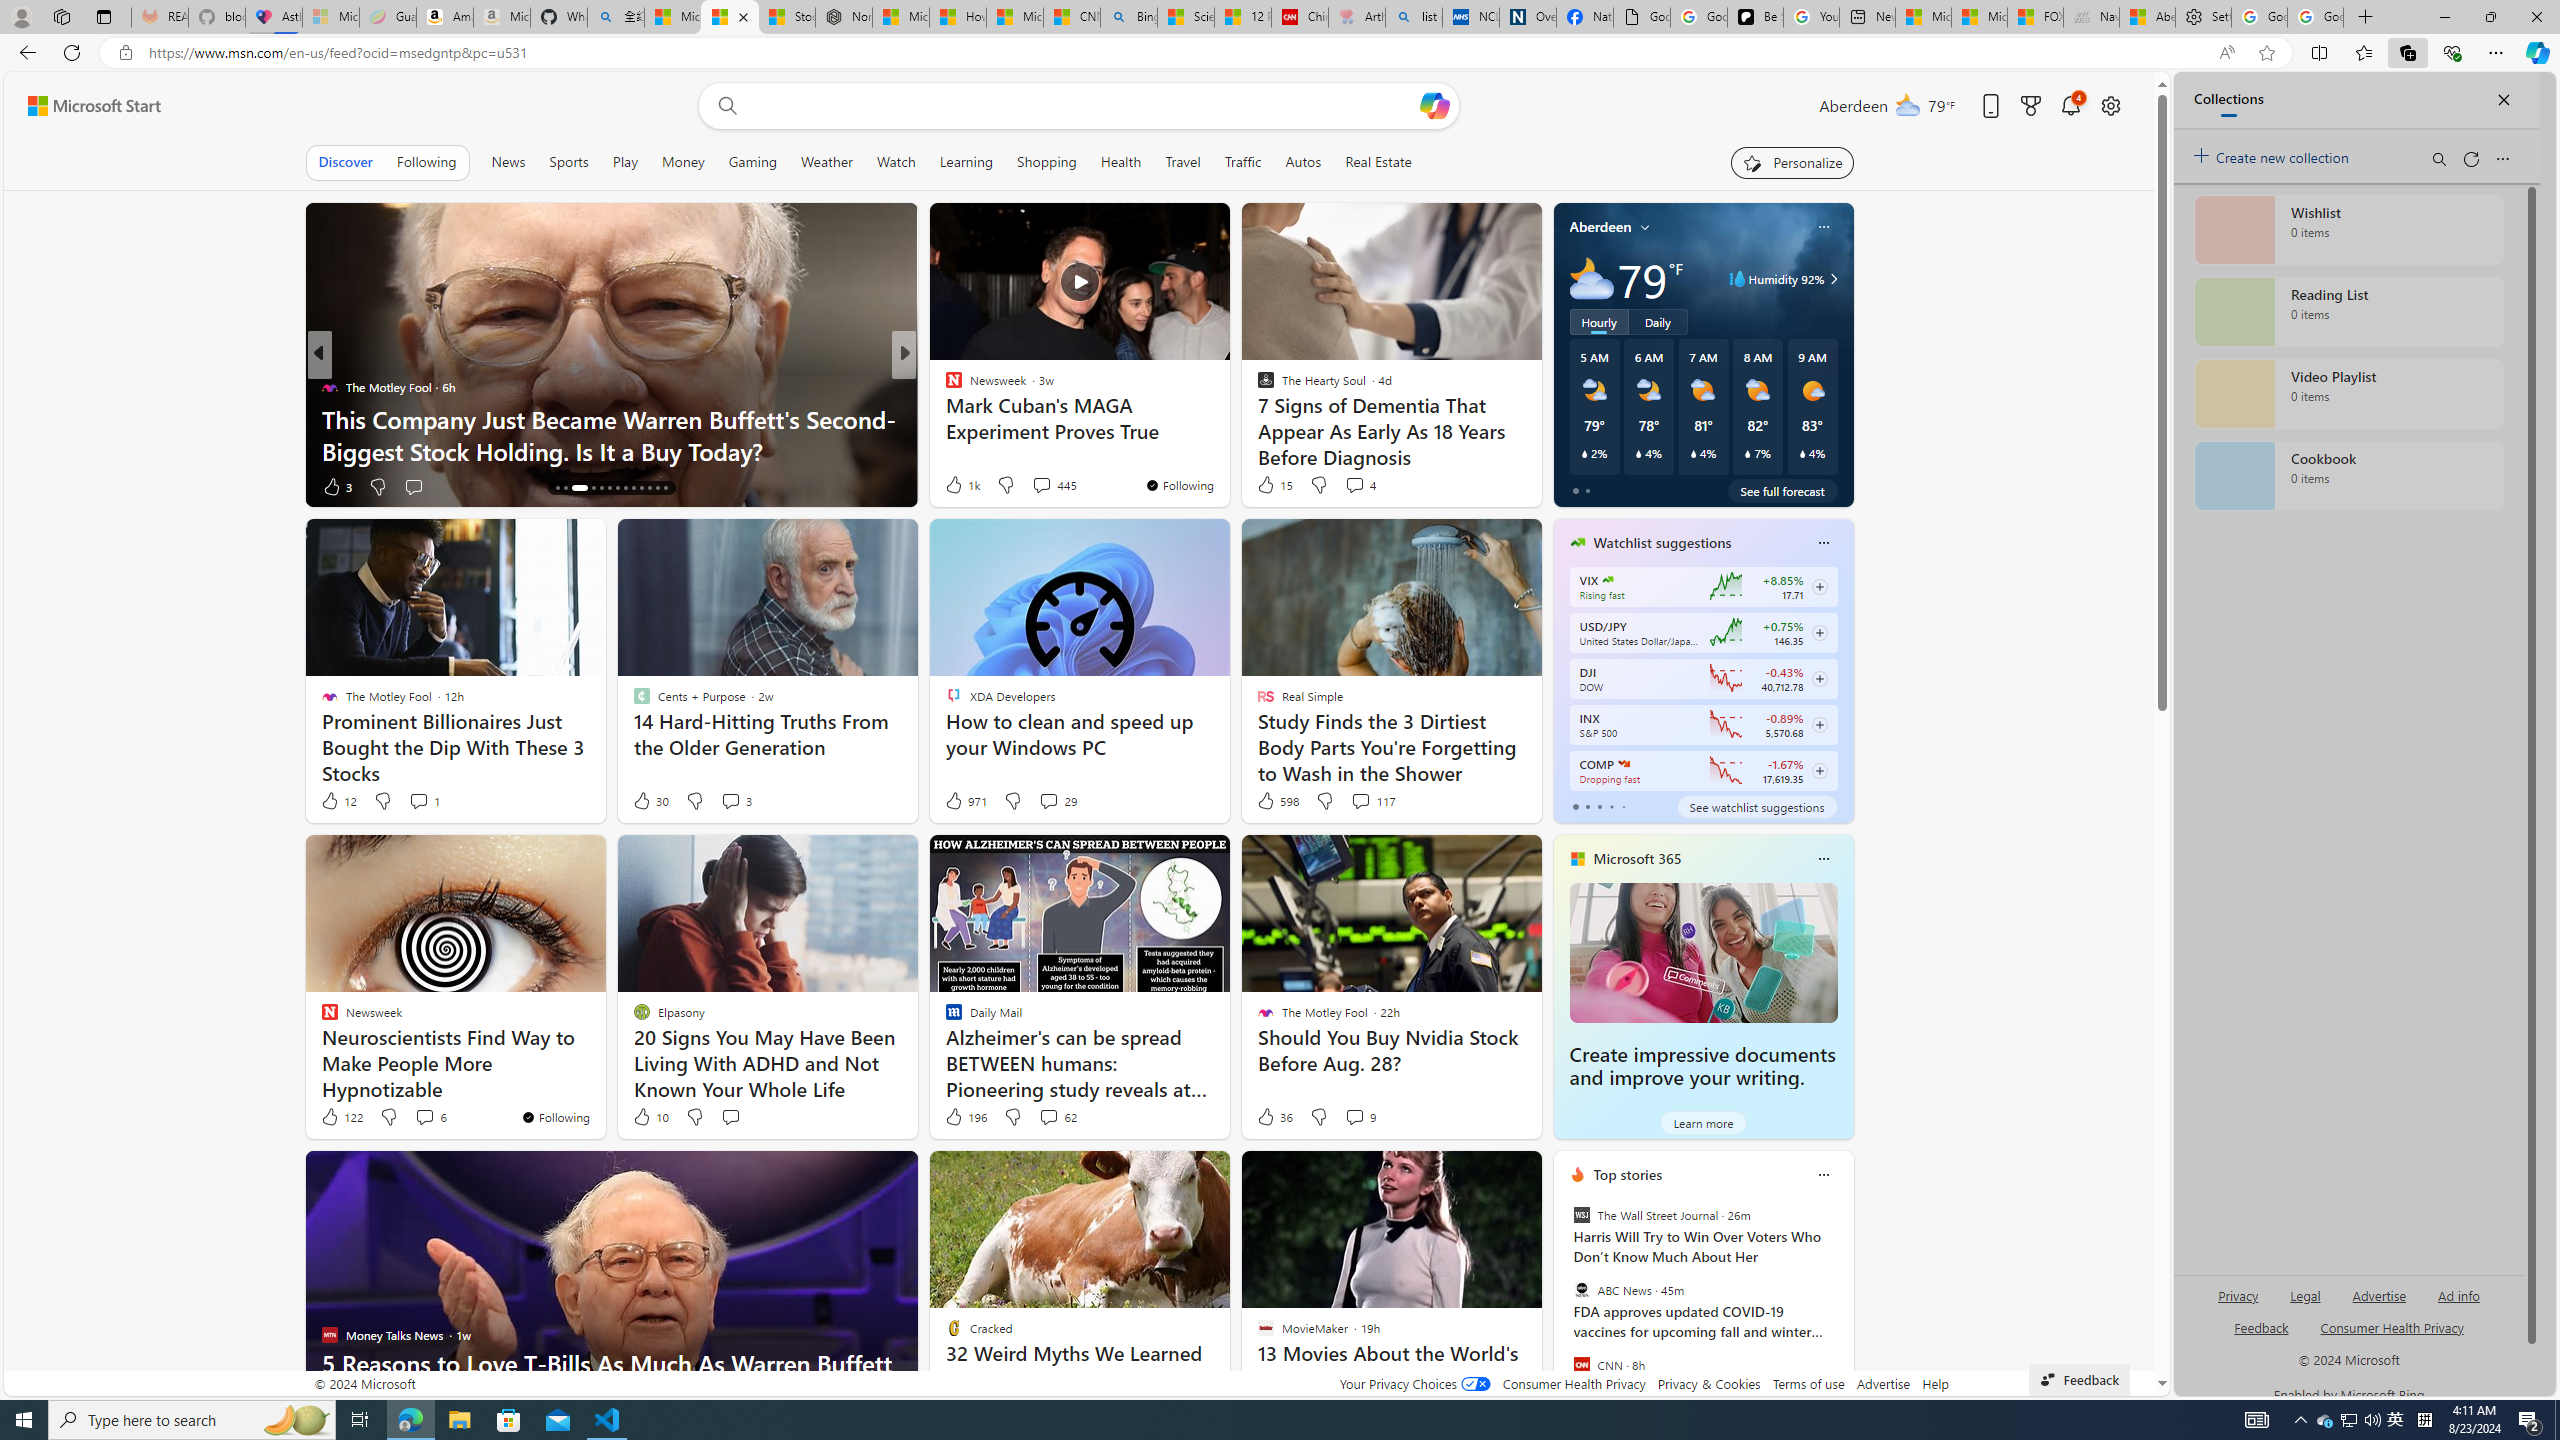 The image size is (2560, 1440). Describe the element at coordinates (1662, 541) in the screenshot. I see `'Watchlist suggestions'` at that location.